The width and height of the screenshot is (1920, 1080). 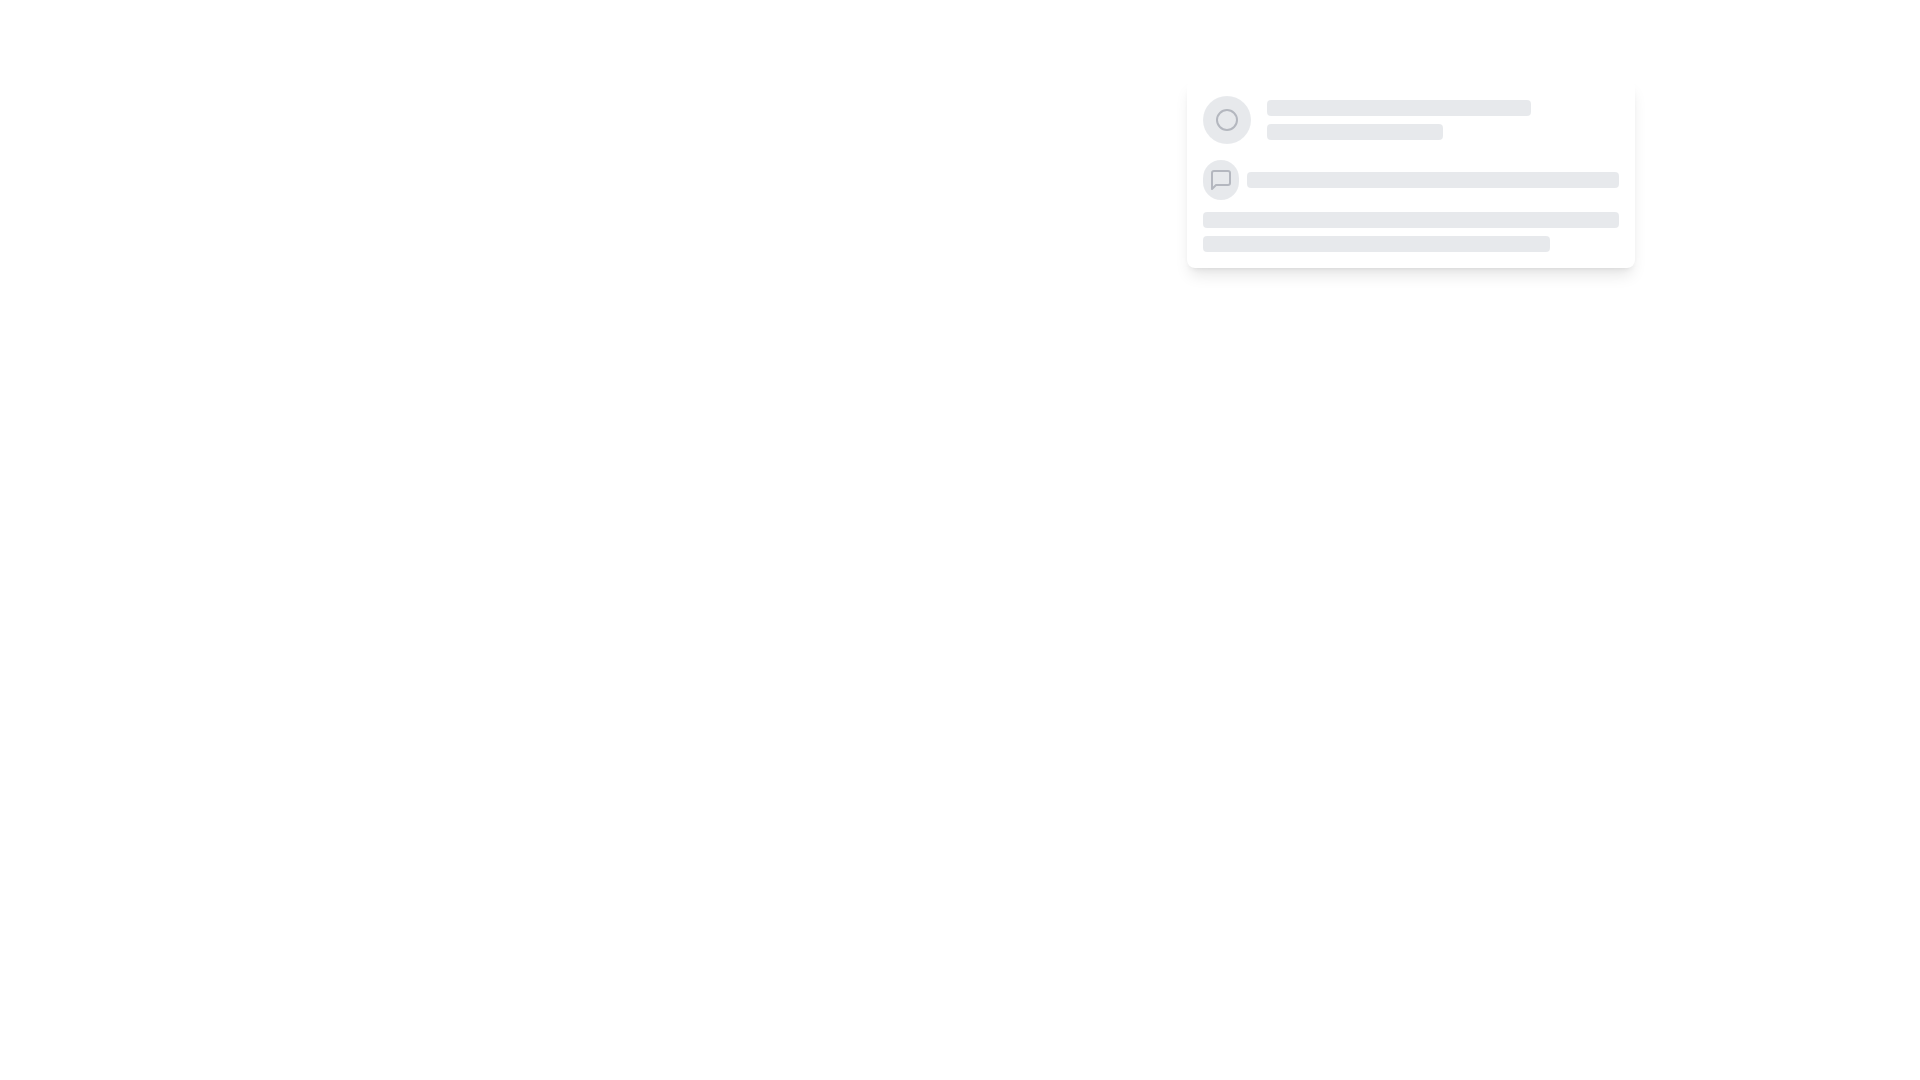 I want to click on the circular gray icon with a hollow center and thin stroke for interactive feedback, so click(x=1226, y=119).